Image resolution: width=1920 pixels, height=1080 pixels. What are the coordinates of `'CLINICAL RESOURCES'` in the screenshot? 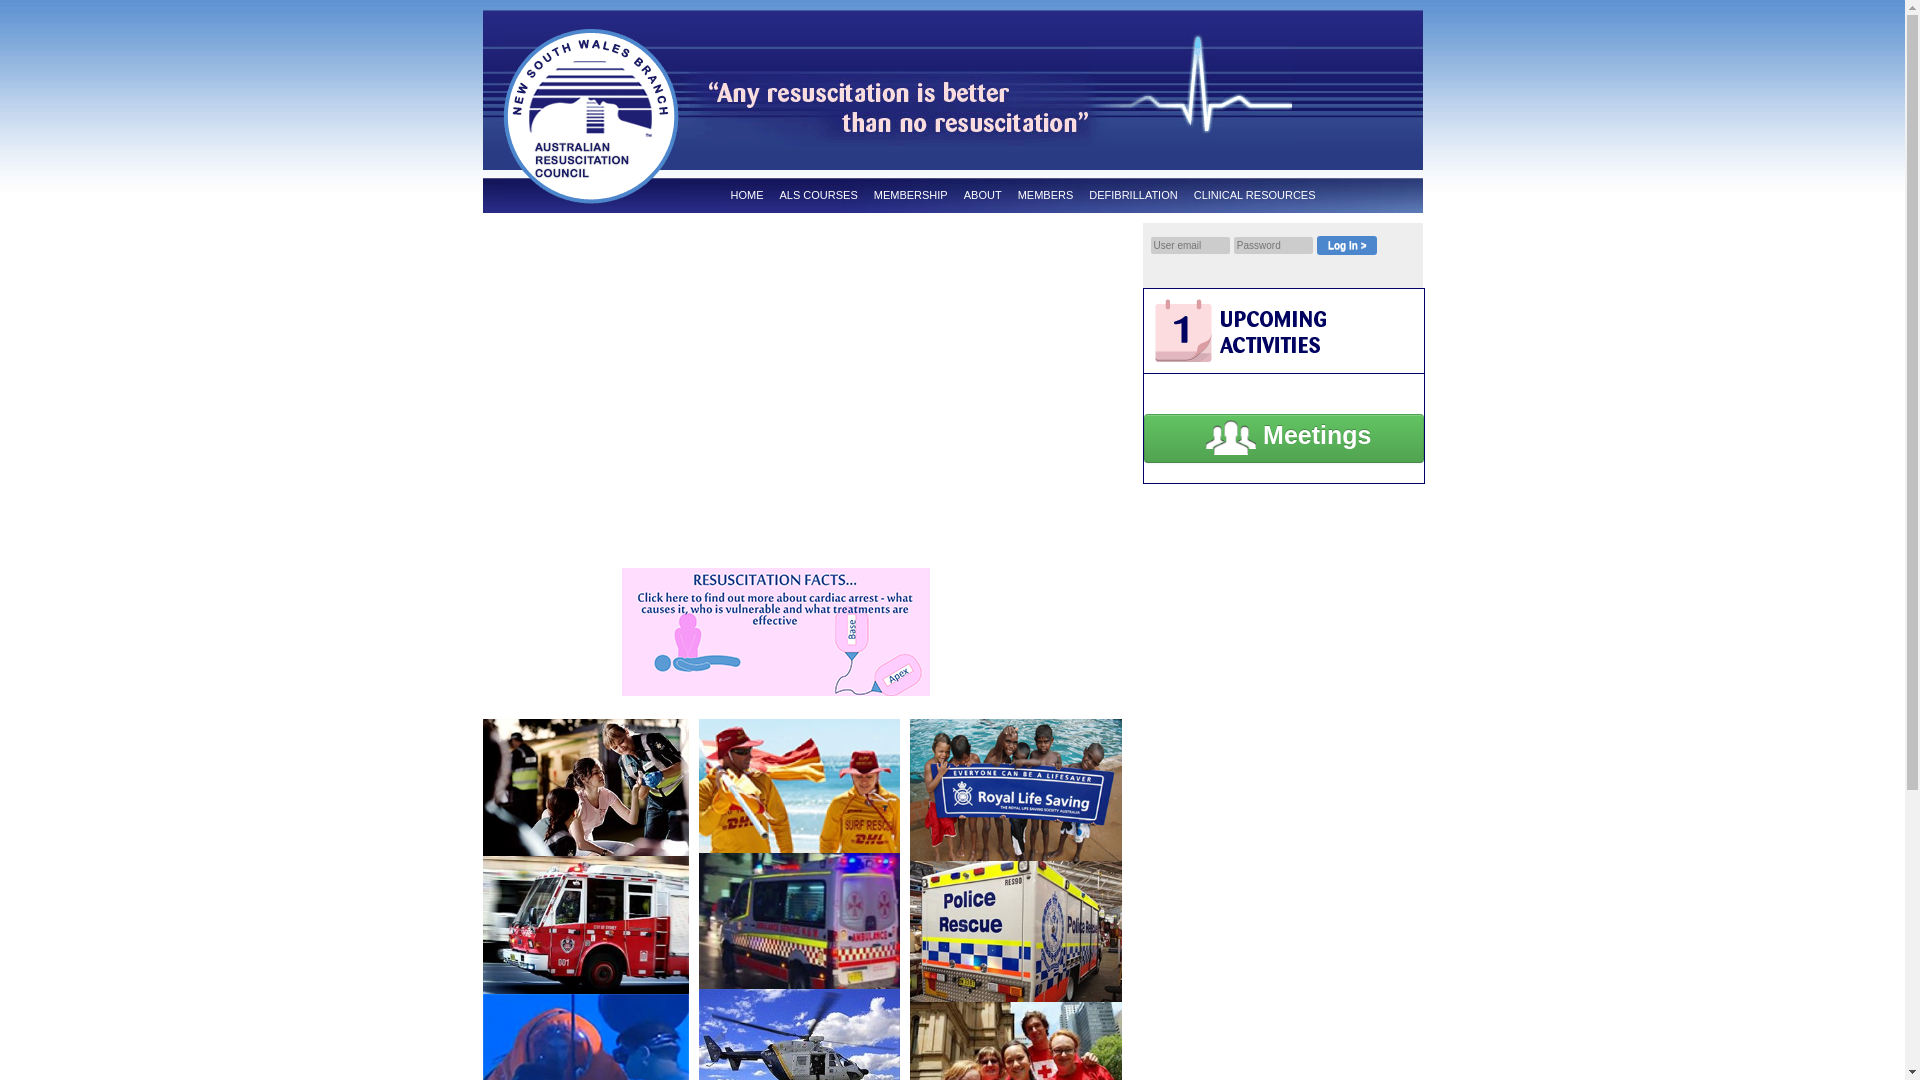 It's located at (1253, 195).